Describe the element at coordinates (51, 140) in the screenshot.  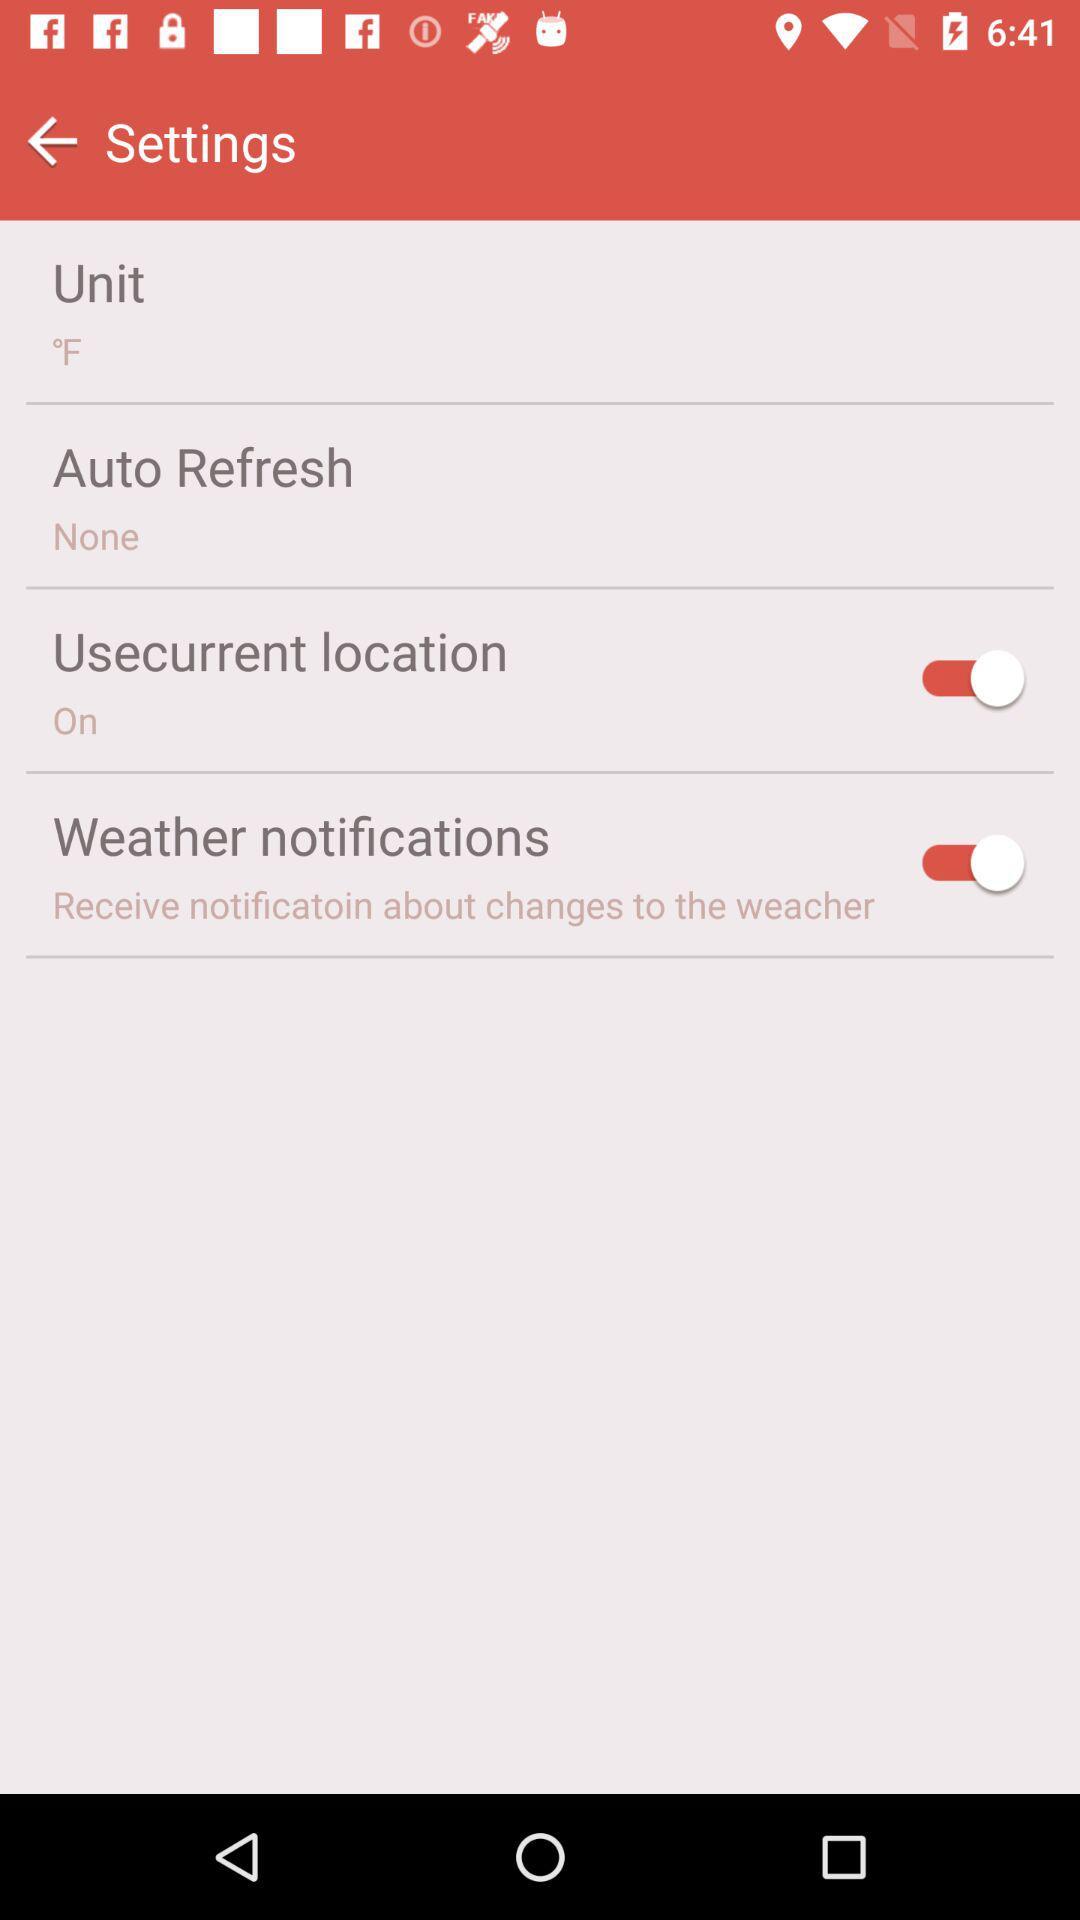
I see `the arrow_backward icon` at that location.